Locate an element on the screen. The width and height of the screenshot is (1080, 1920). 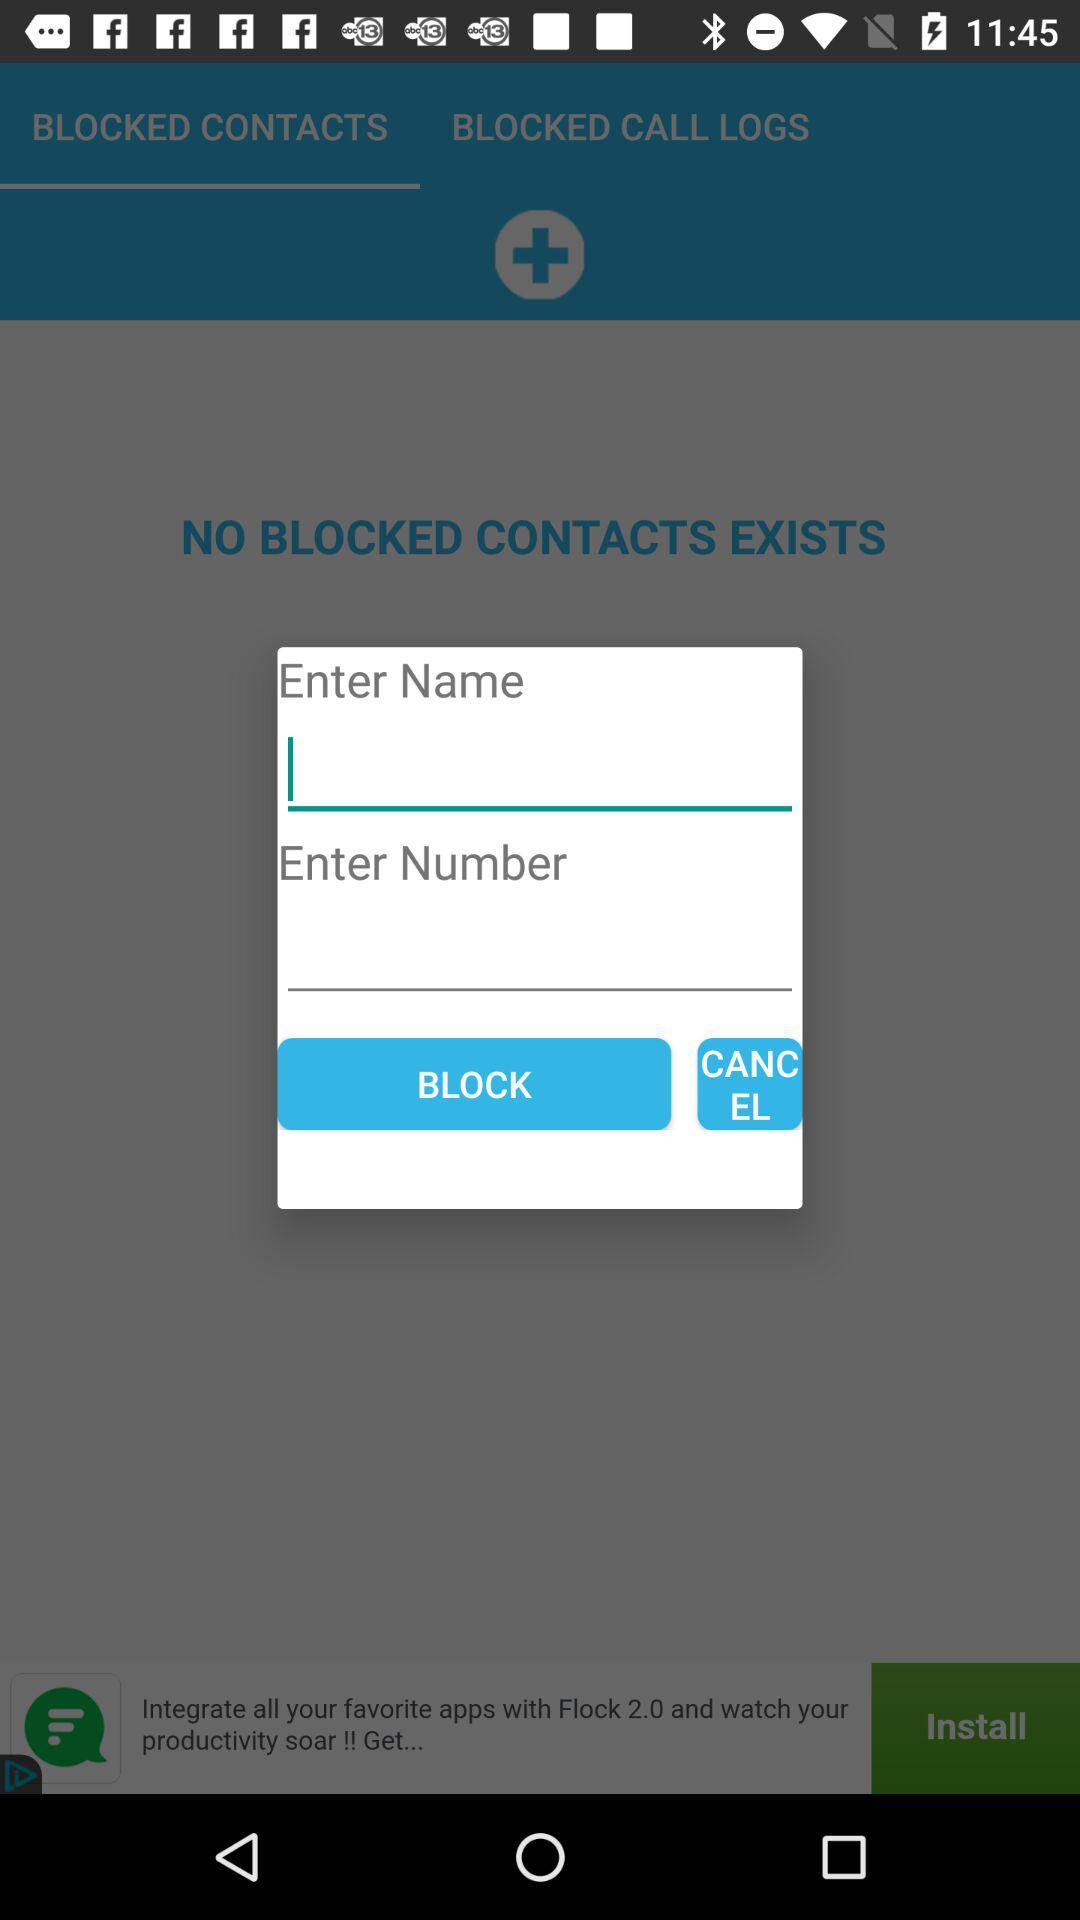
cancel is located at coordinates (749, 1083).